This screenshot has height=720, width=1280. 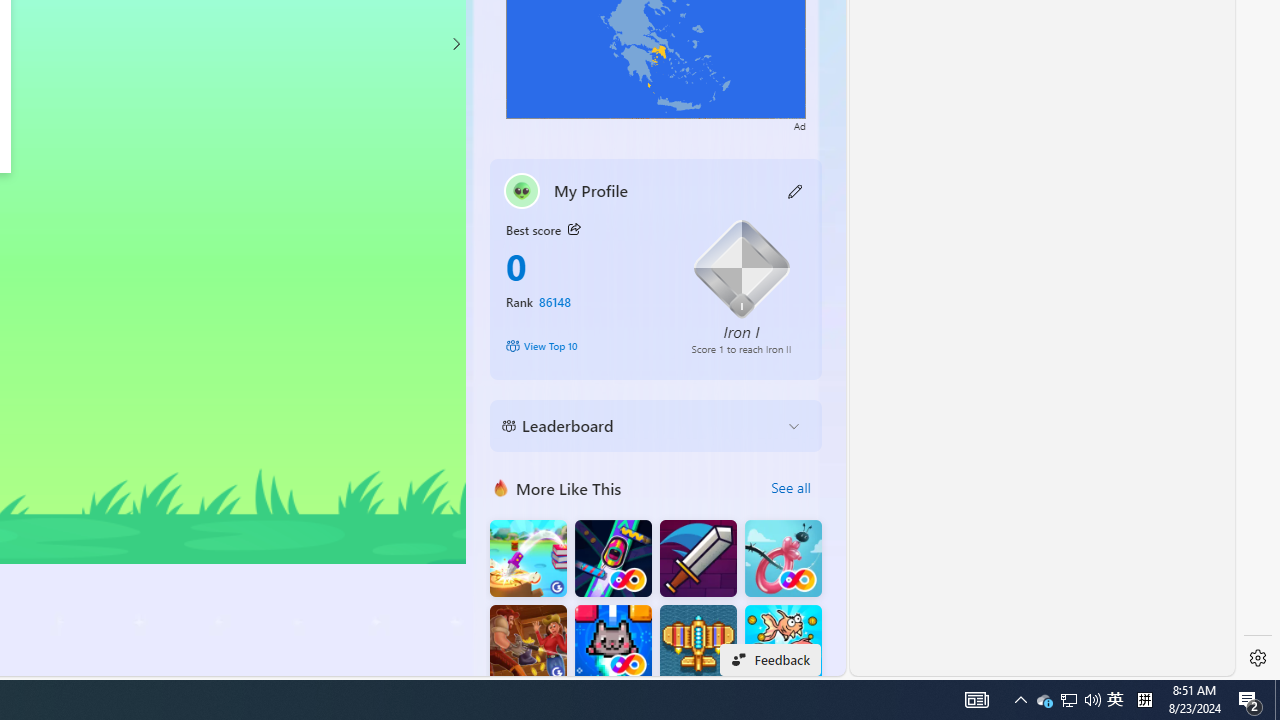 What do you see at coordinates (790, 488) in the screenshot?
I see `'See all'` at bounding box center [790, 488].